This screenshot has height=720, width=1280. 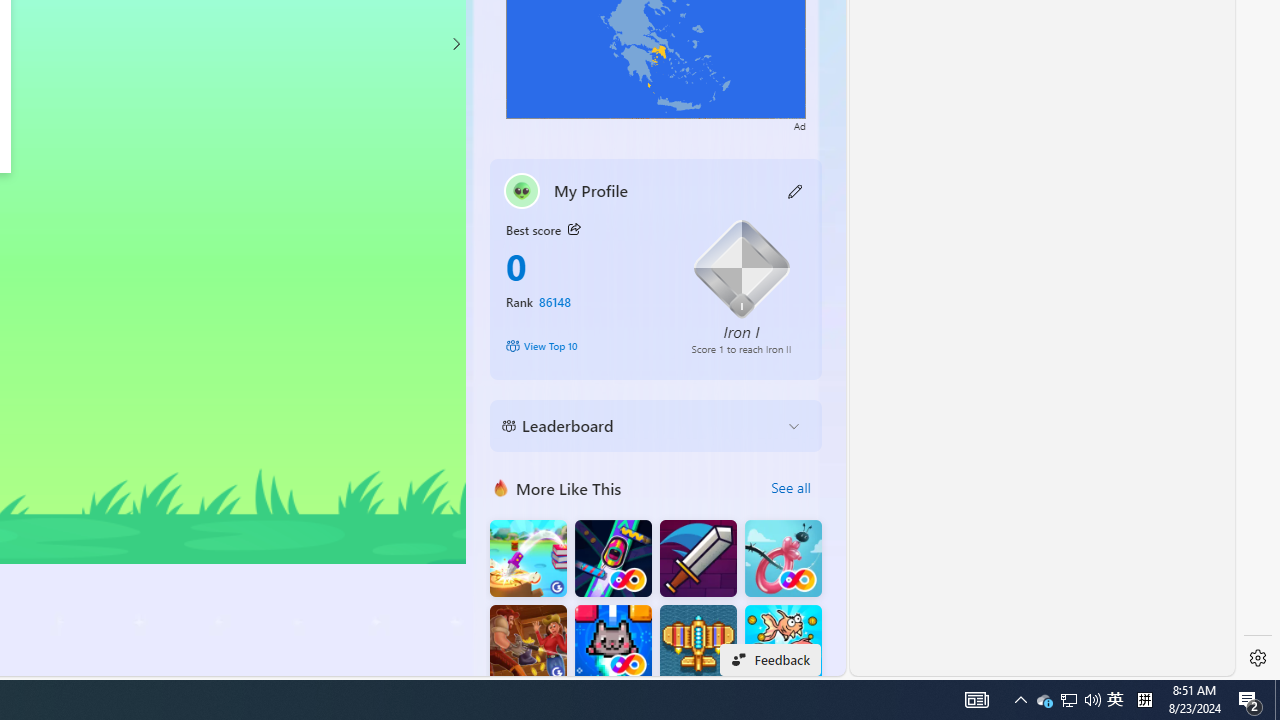 What do you see at coordinates (790, 488) in the screenshot?
I see `'See all'` at bounding box center [790, 488].